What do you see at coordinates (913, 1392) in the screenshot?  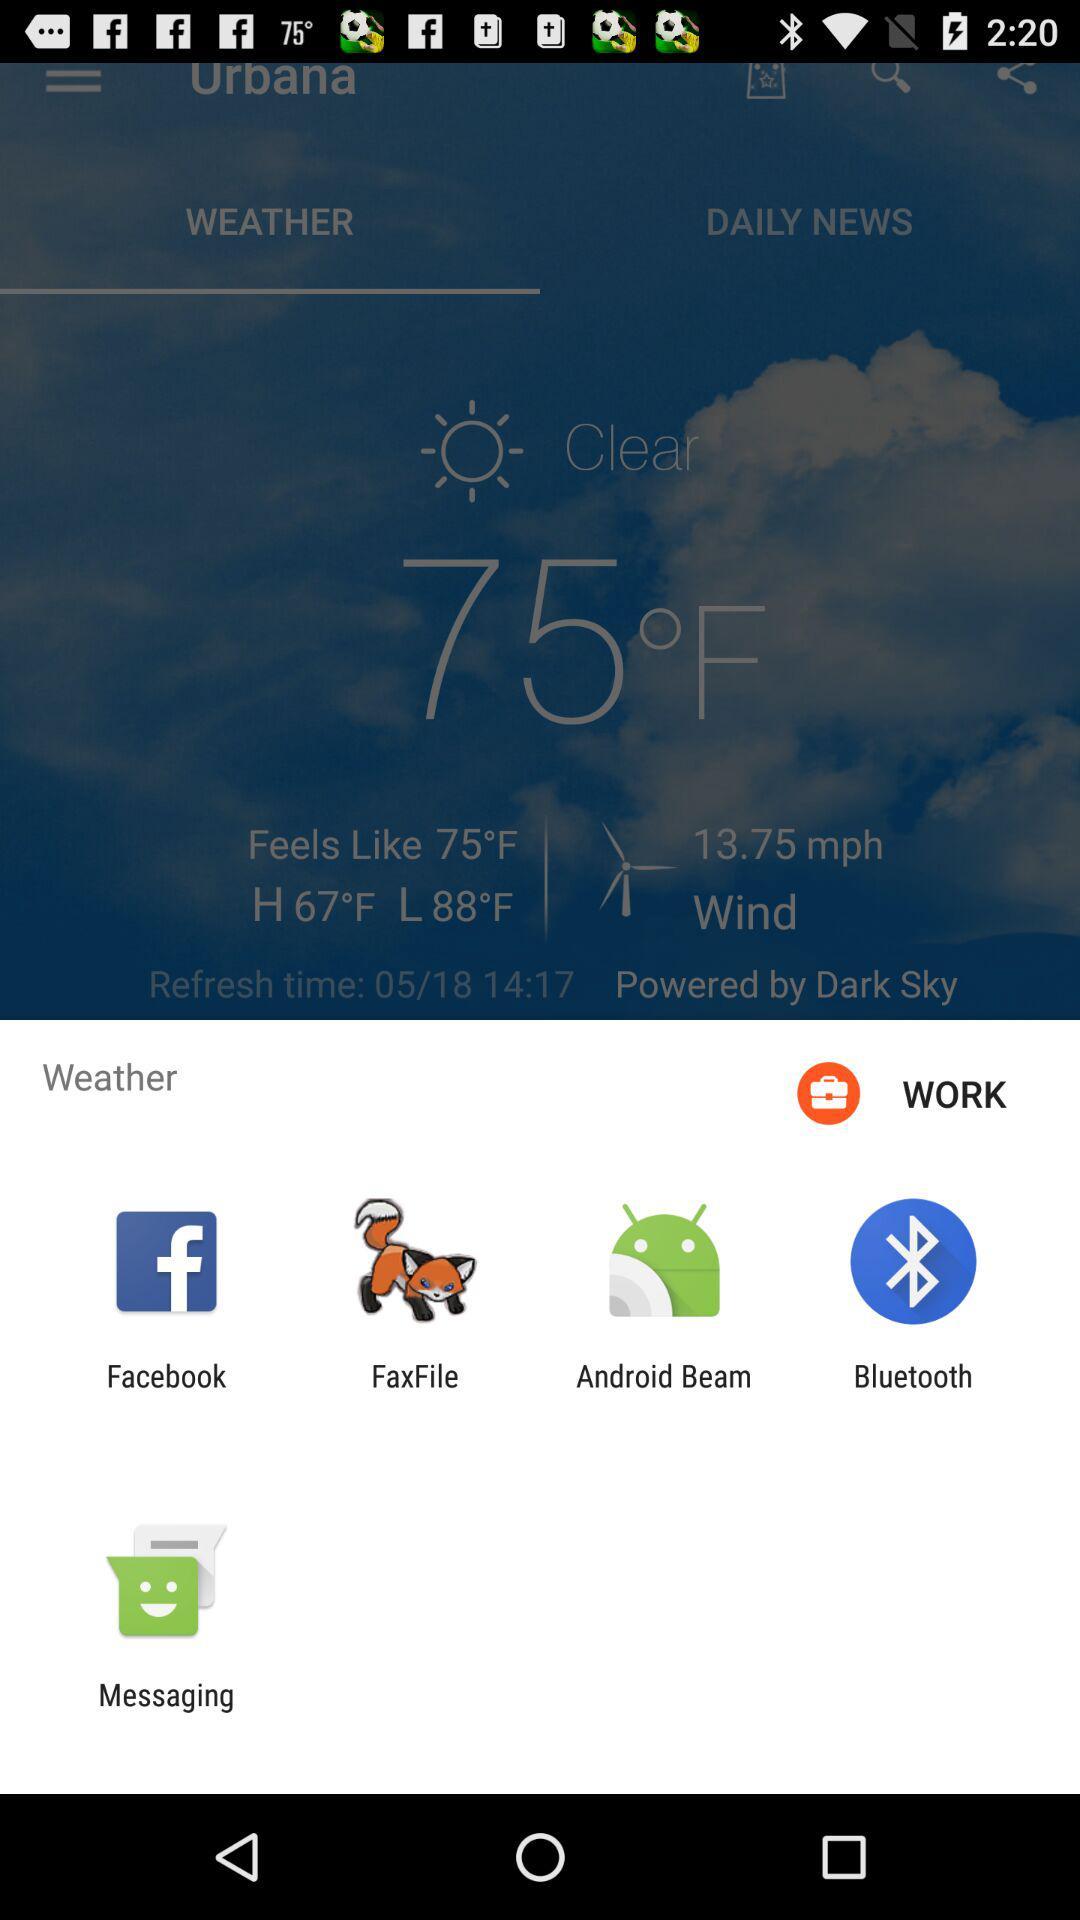 I see `the bluetooth` at bounding box center [913, 1392].